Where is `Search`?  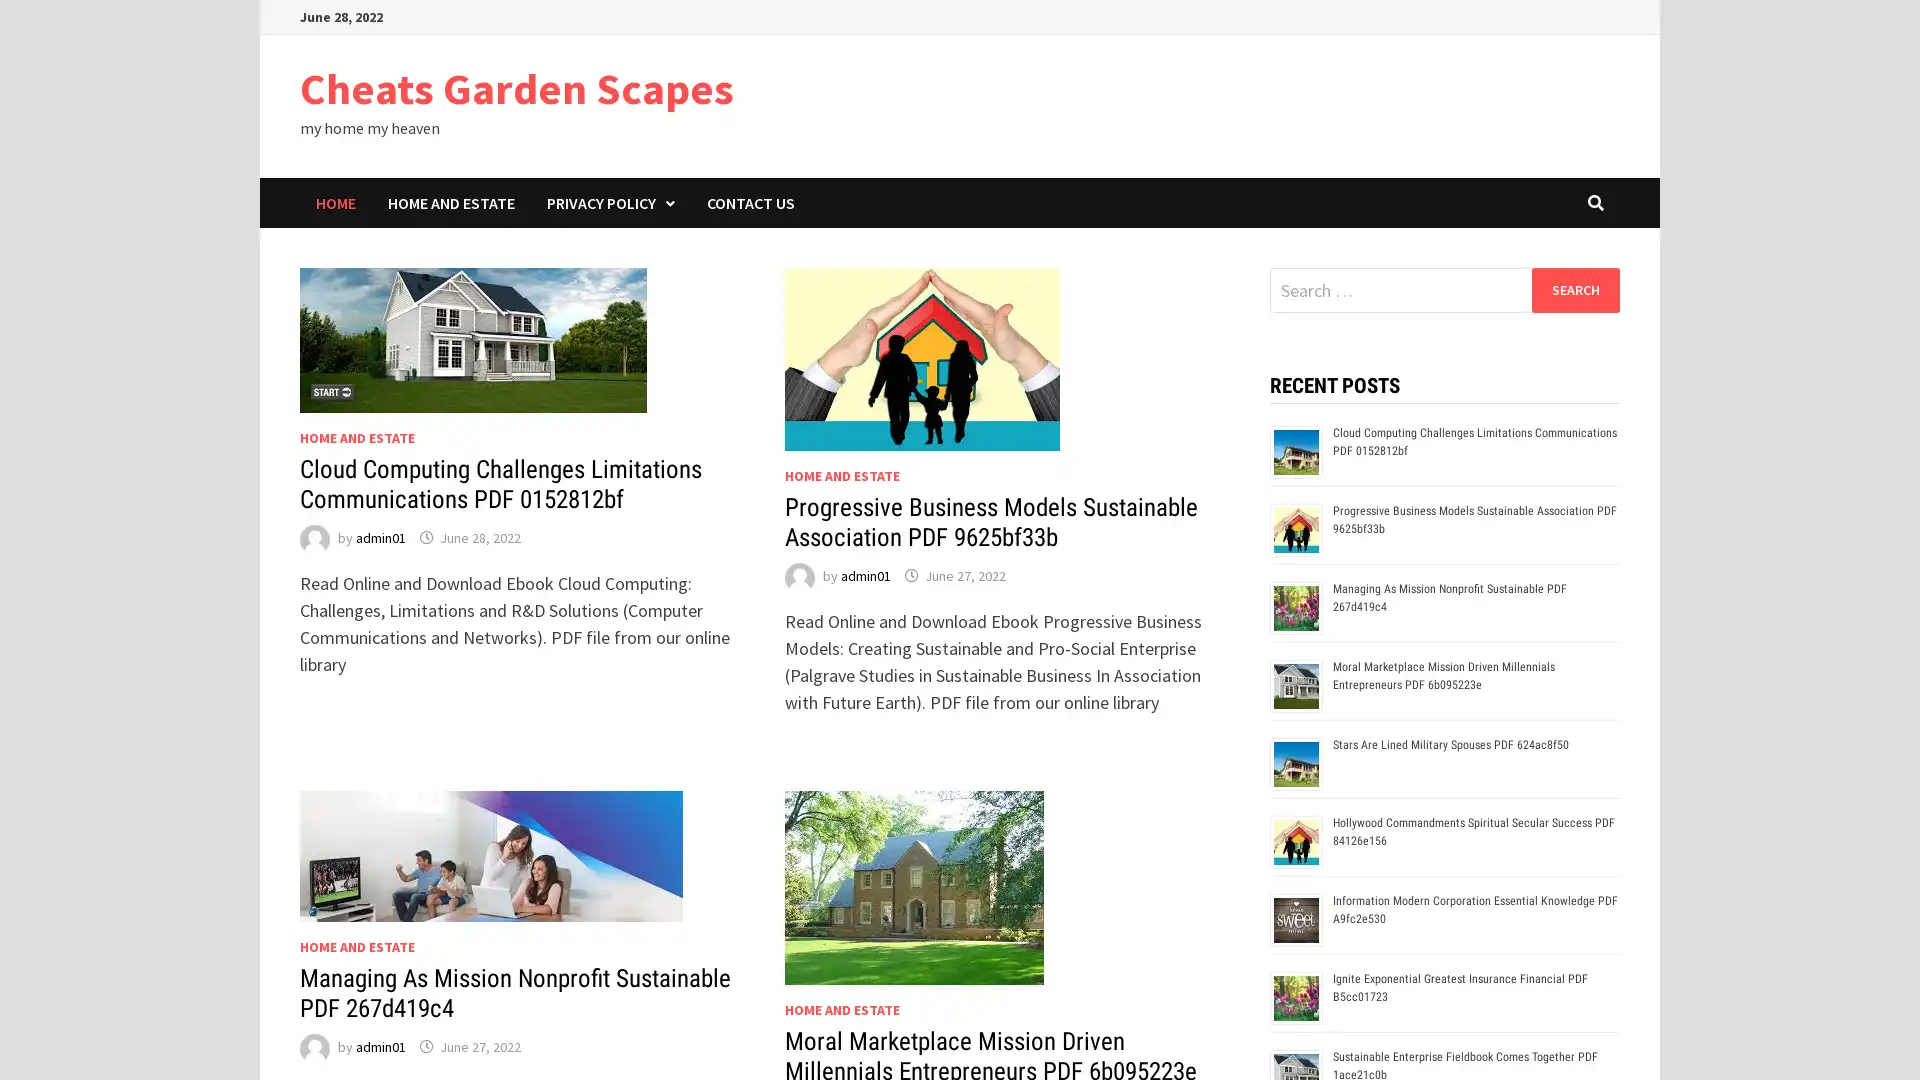 Search is located at coordinates (1574, 289).